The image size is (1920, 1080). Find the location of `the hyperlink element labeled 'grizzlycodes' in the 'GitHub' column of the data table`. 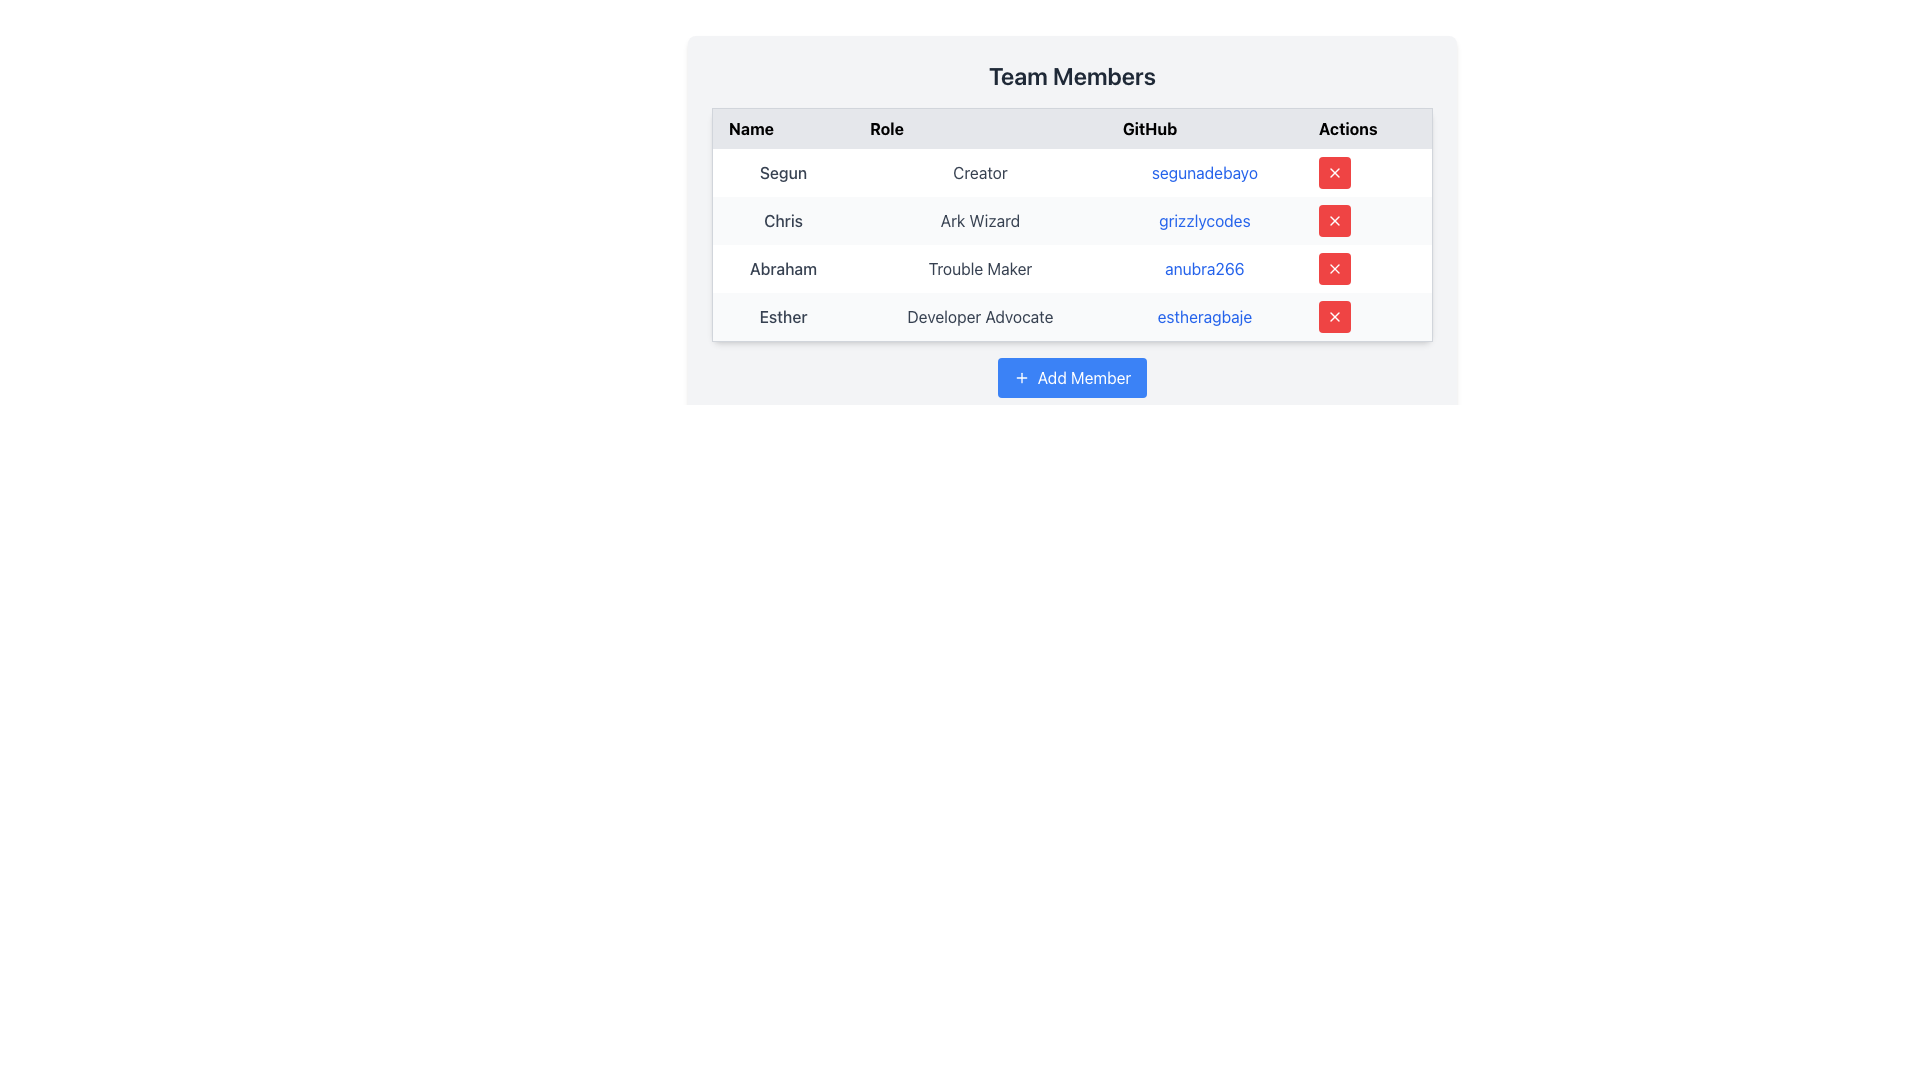

the hyperlink element labeled 'grizzlycodes' in the 'GitHub' column of the data table is located at coordinates (1071, 208).